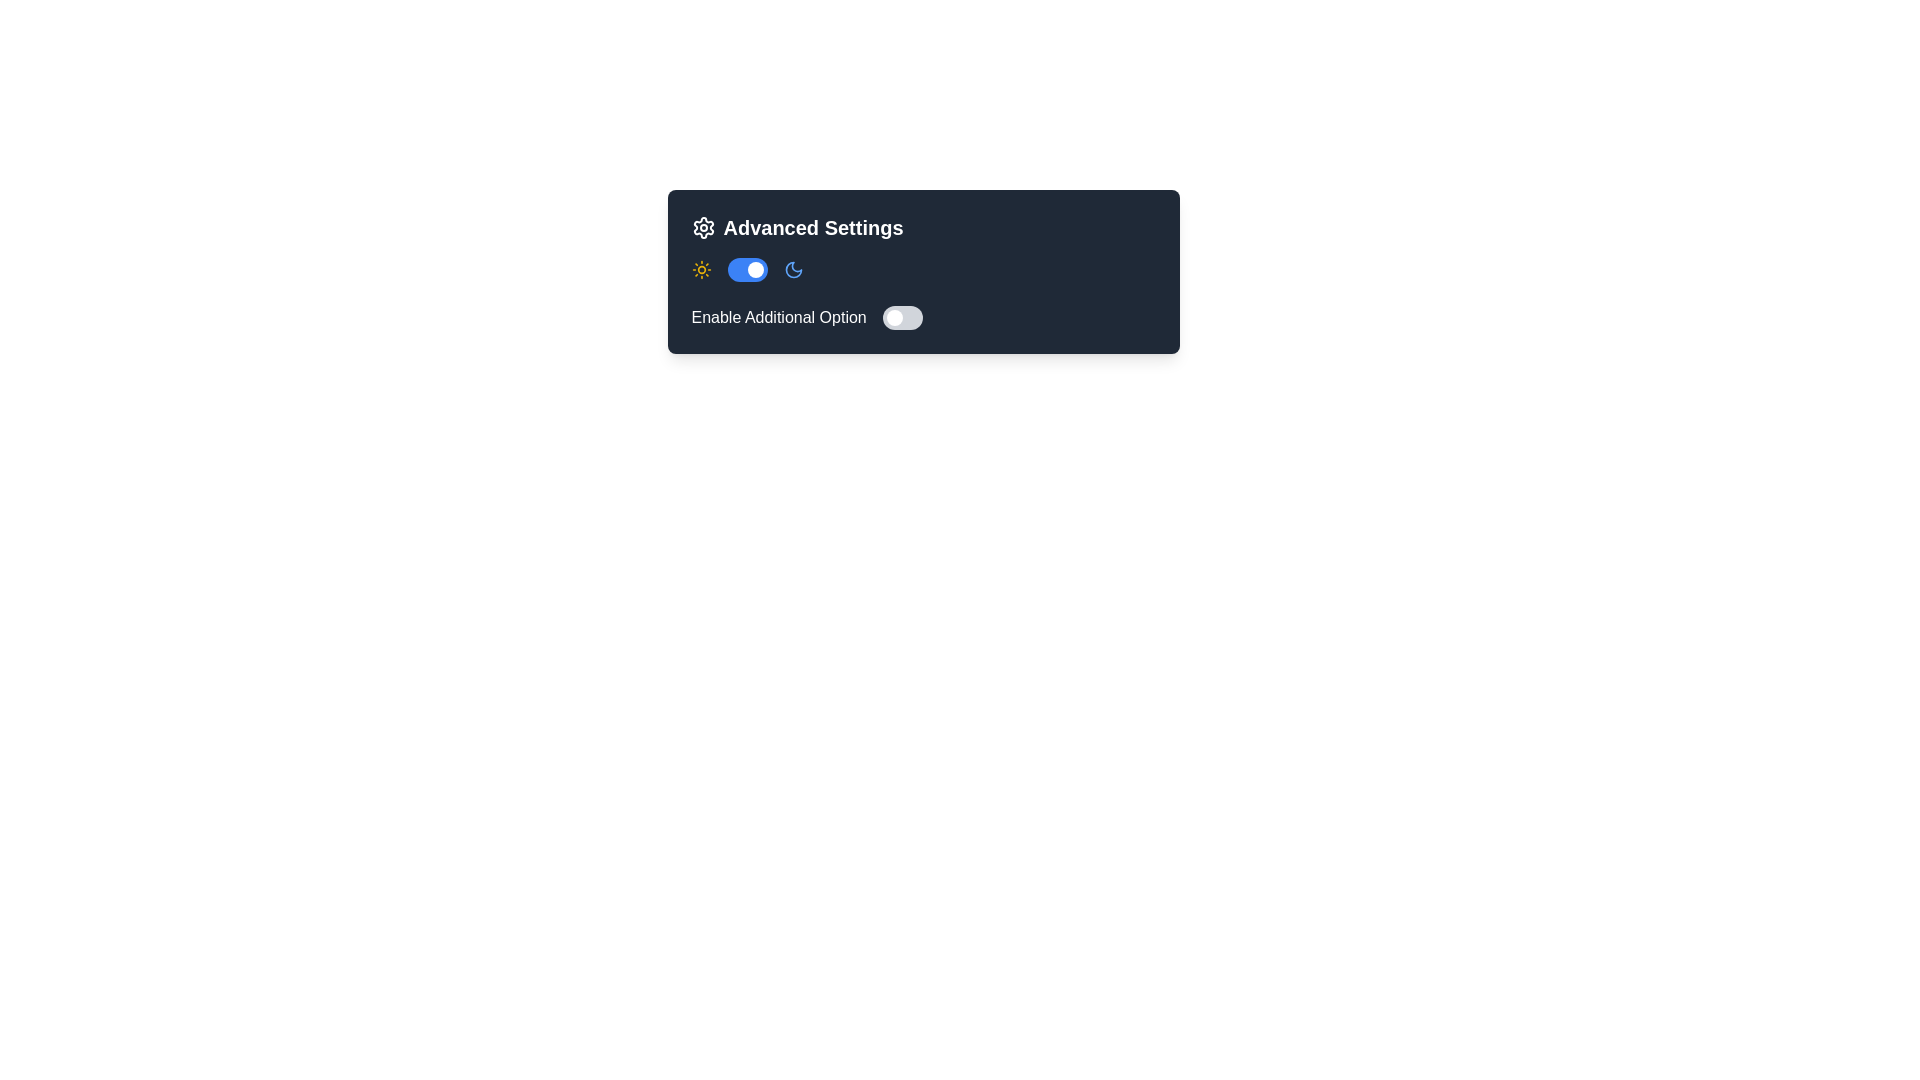 Image resolution: width=1920 pixels, height=1080 pixels. Describe the element at coordinates (792, 270) in the screenshot. I see `keyboard navigation` at that location.